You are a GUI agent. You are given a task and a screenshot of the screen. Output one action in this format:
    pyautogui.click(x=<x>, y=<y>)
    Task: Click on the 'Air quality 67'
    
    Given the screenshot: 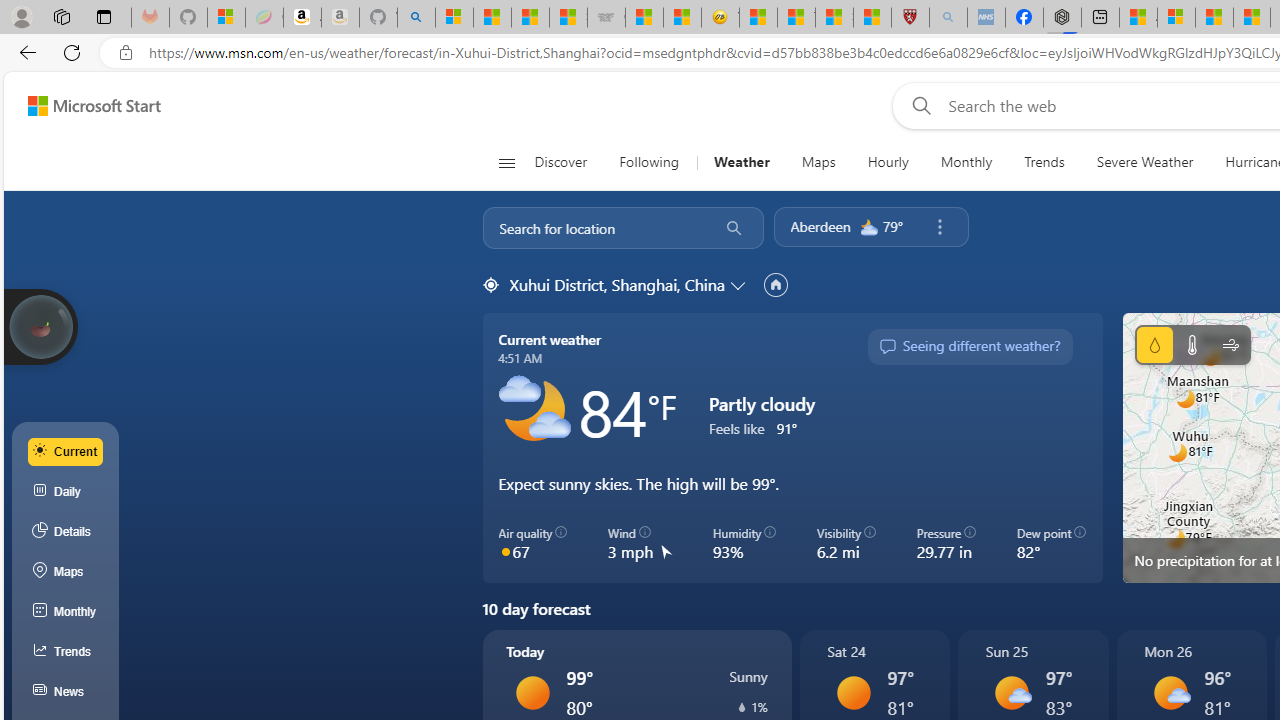 What is the action you would take?
    pyautogui.click(x=533, y=543)
    